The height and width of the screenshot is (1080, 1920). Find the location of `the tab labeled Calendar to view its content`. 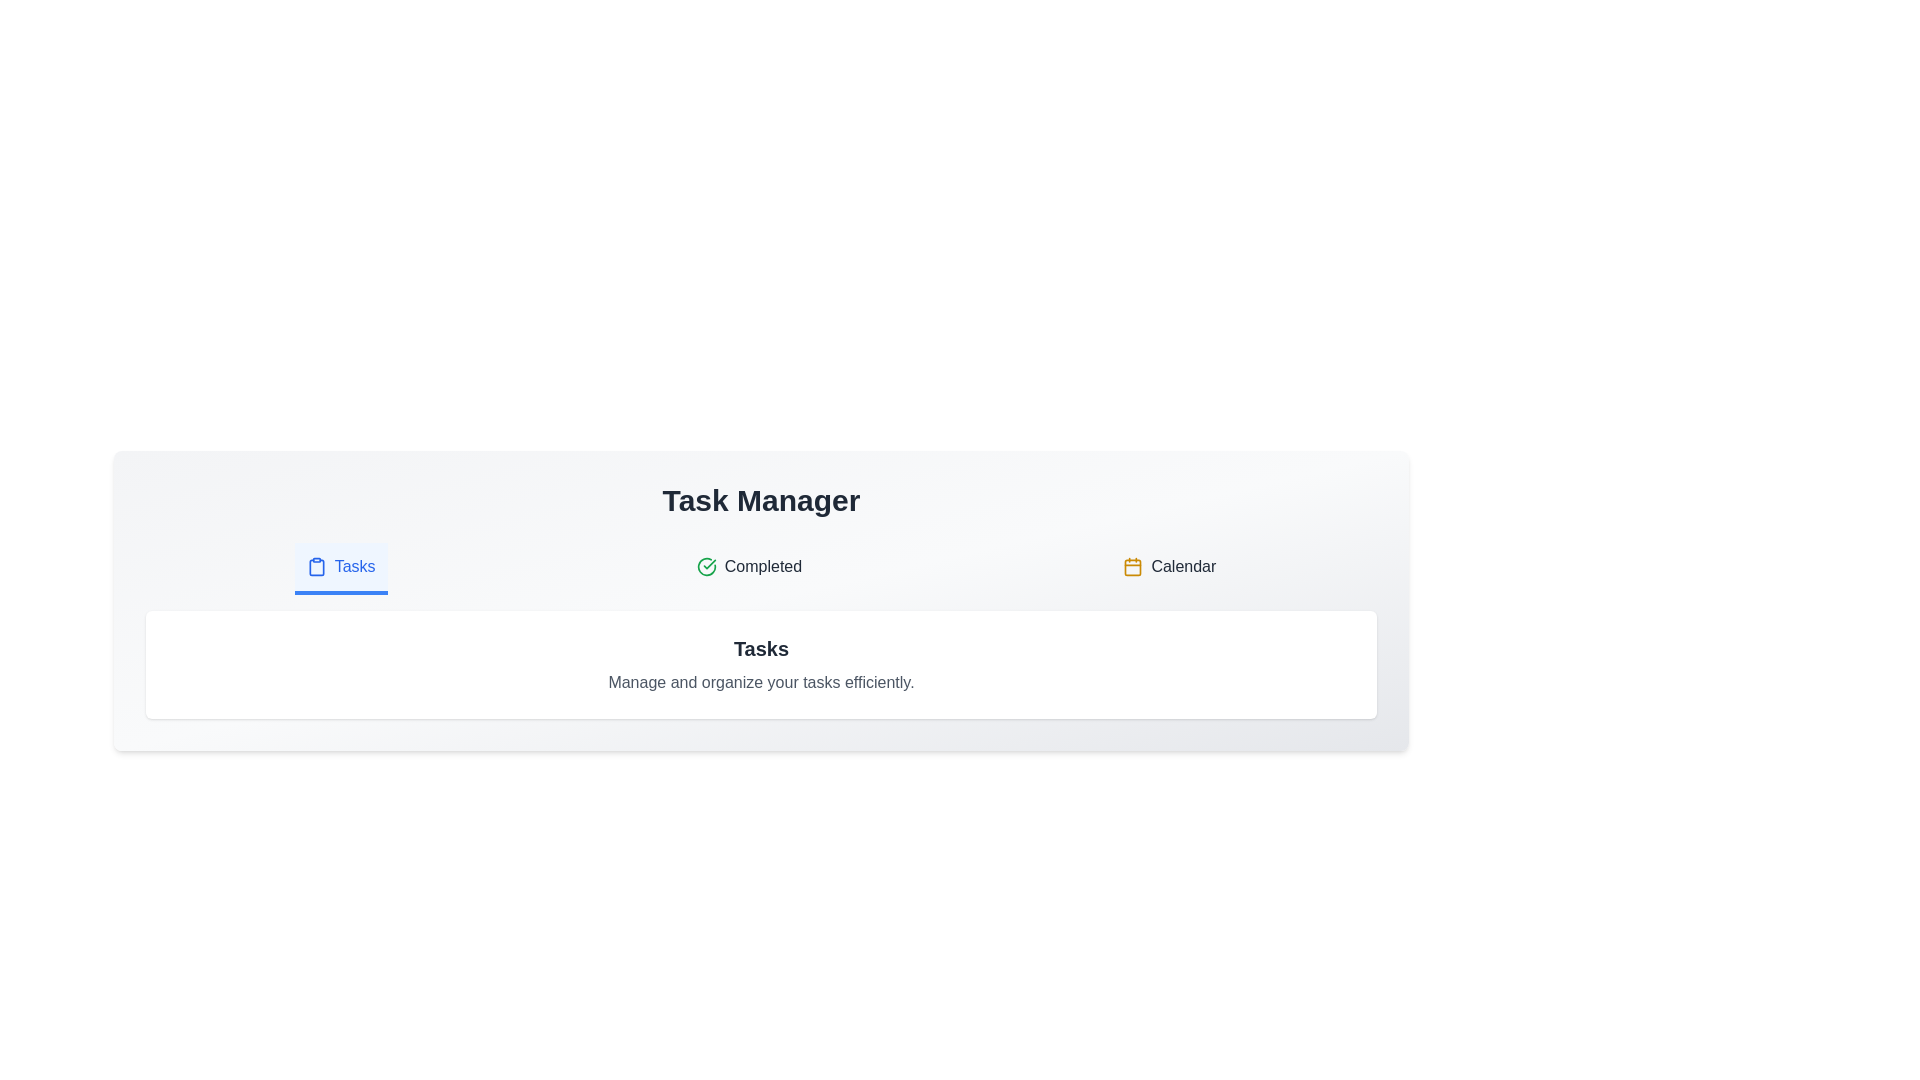

the tab labeled Calendar to view its content is located at coordinates (1169, 569).